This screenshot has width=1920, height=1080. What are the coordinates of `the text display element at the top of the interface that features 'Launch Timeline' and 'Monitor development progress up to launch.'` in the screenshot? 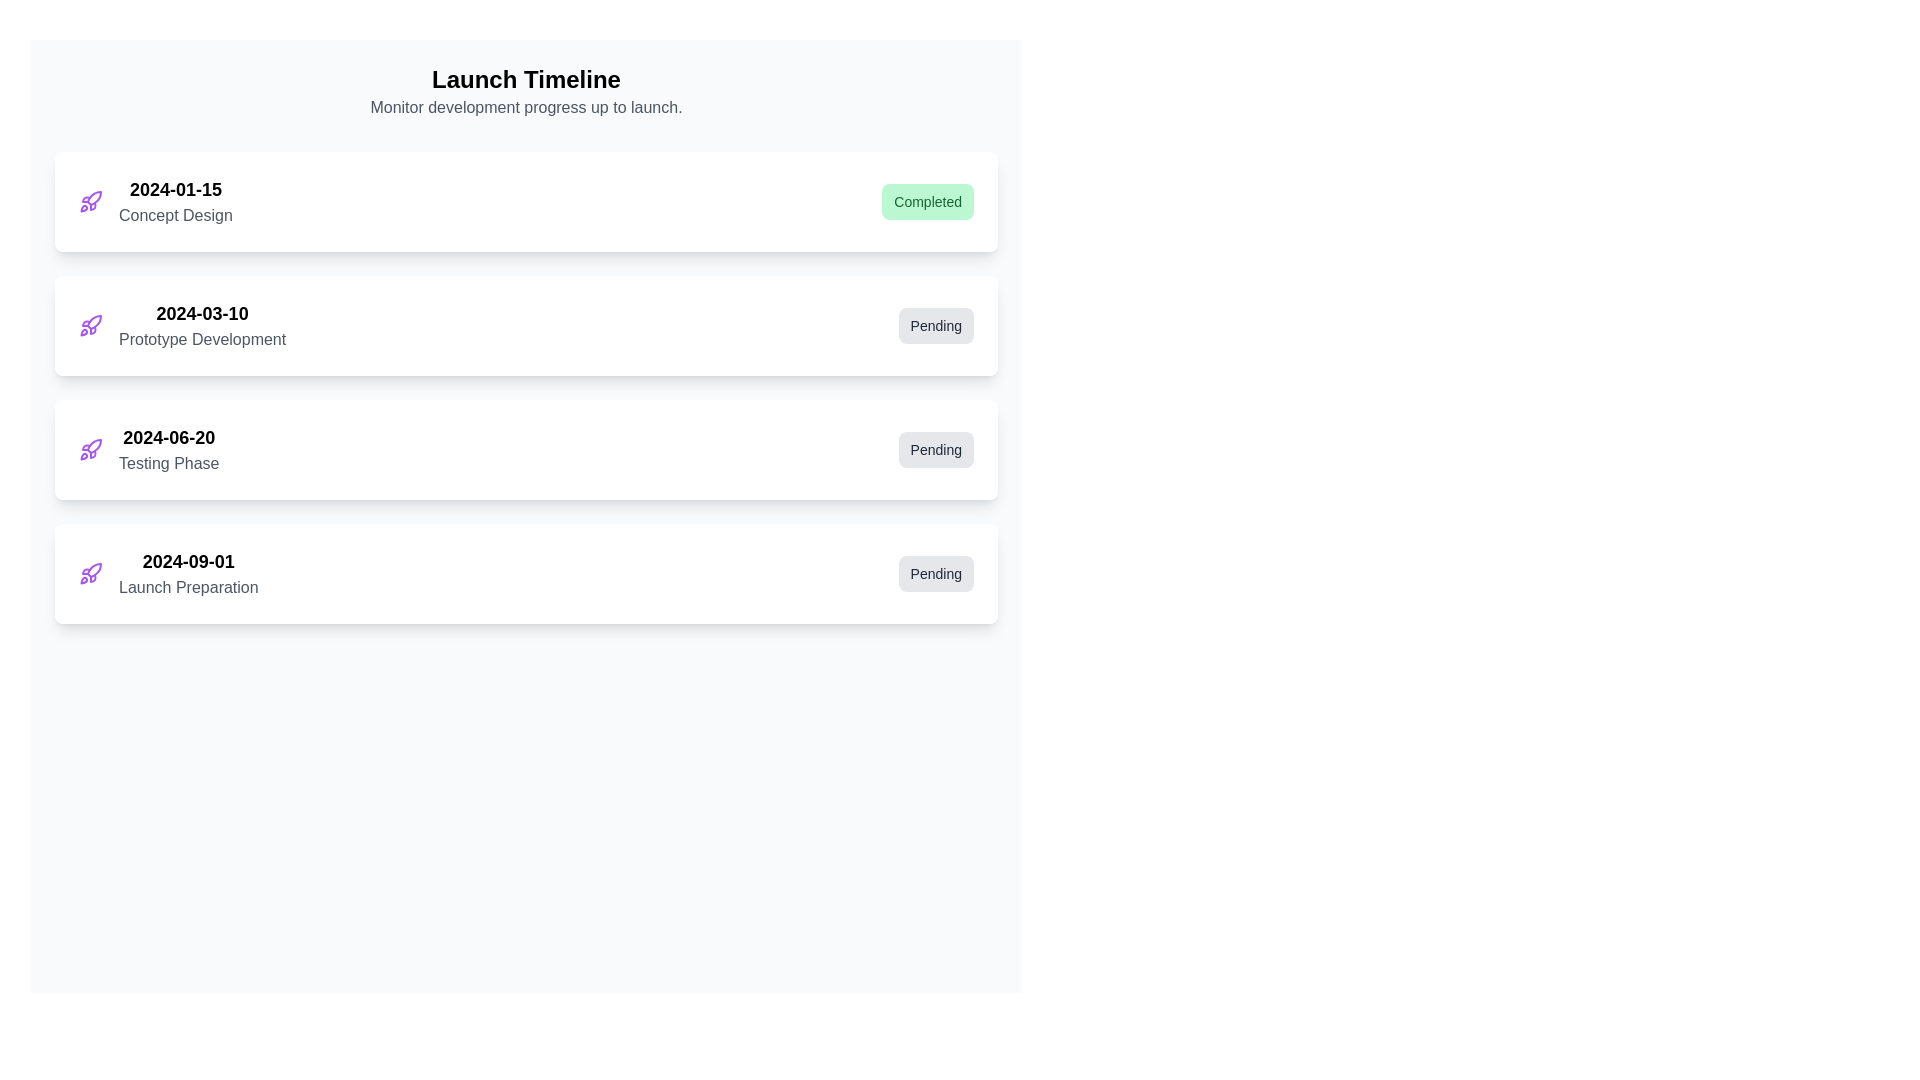 It's located at (526, 92).